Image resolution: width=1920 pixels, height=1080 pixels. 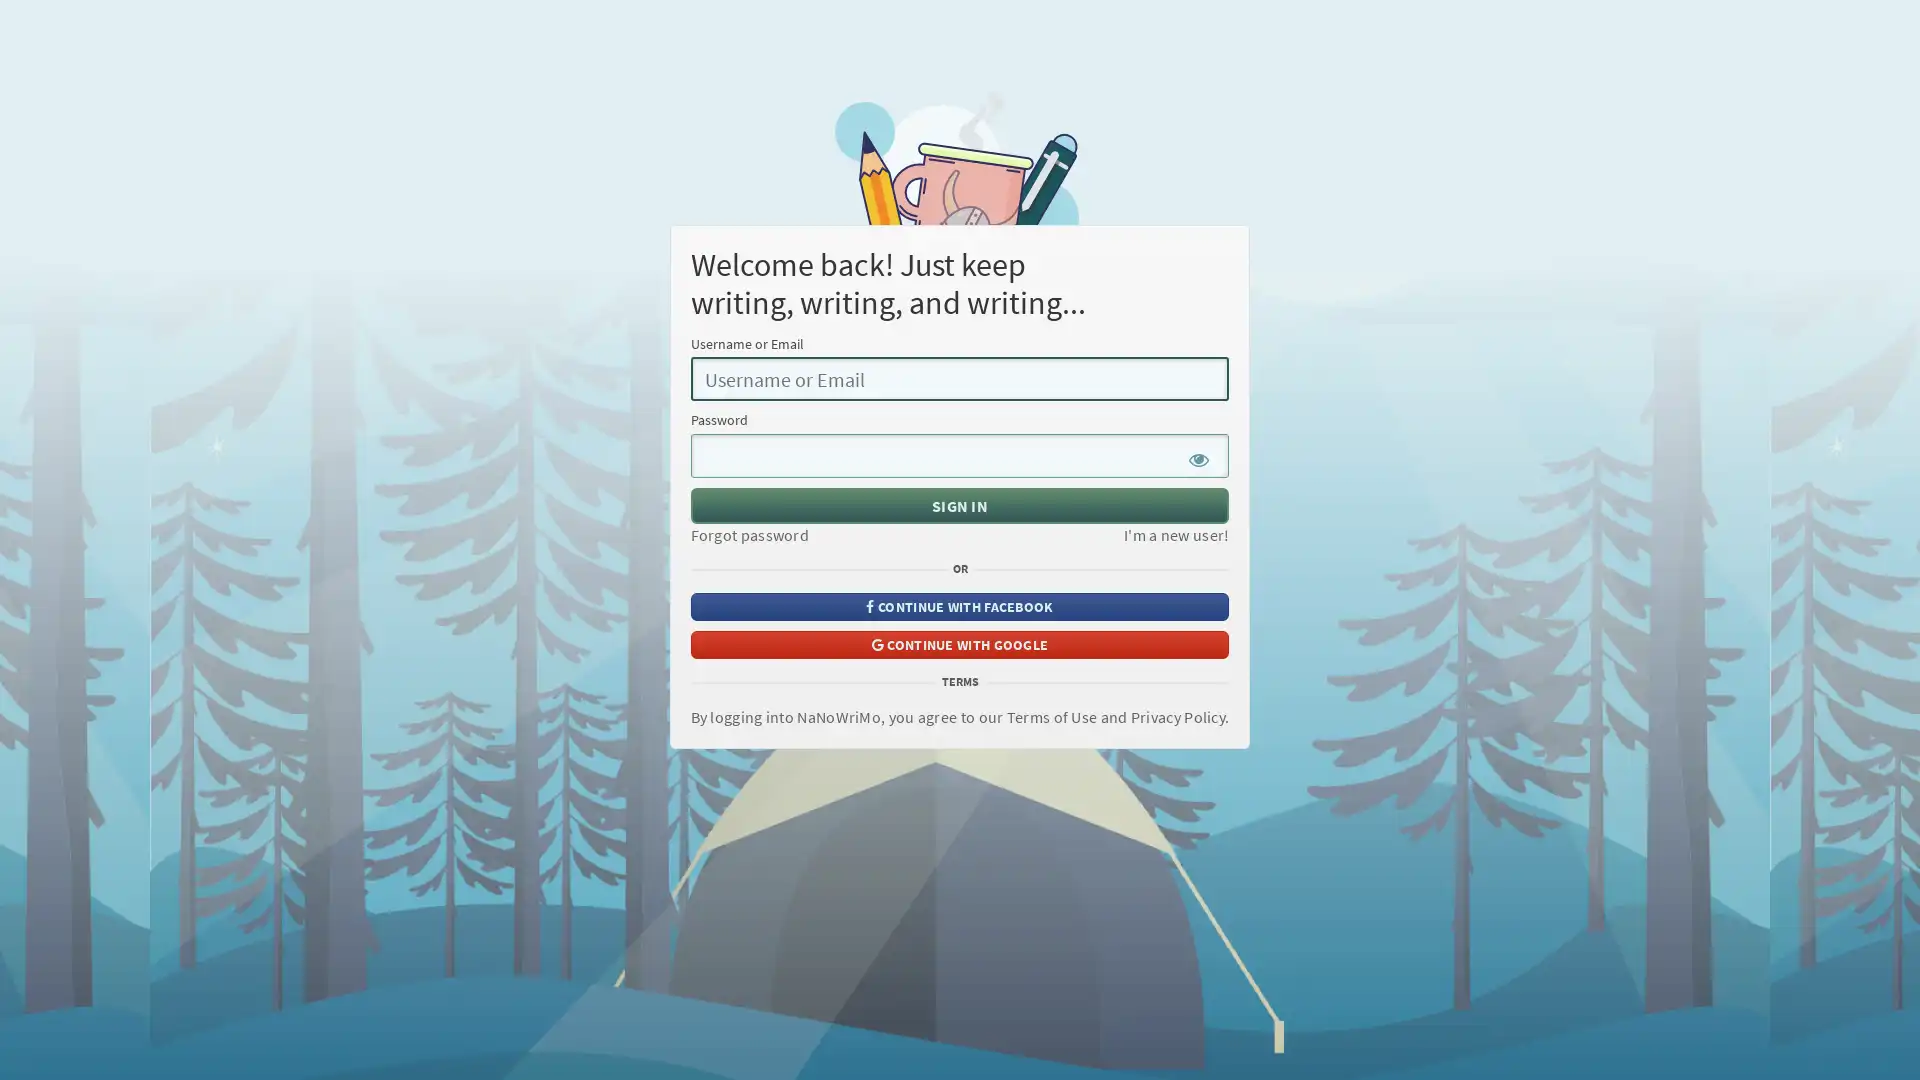 What do you see at coordinates (958, 644) in the screenshot?
I see `CONTINUE WITH GOOGLE` at bounding box center [958, 644].